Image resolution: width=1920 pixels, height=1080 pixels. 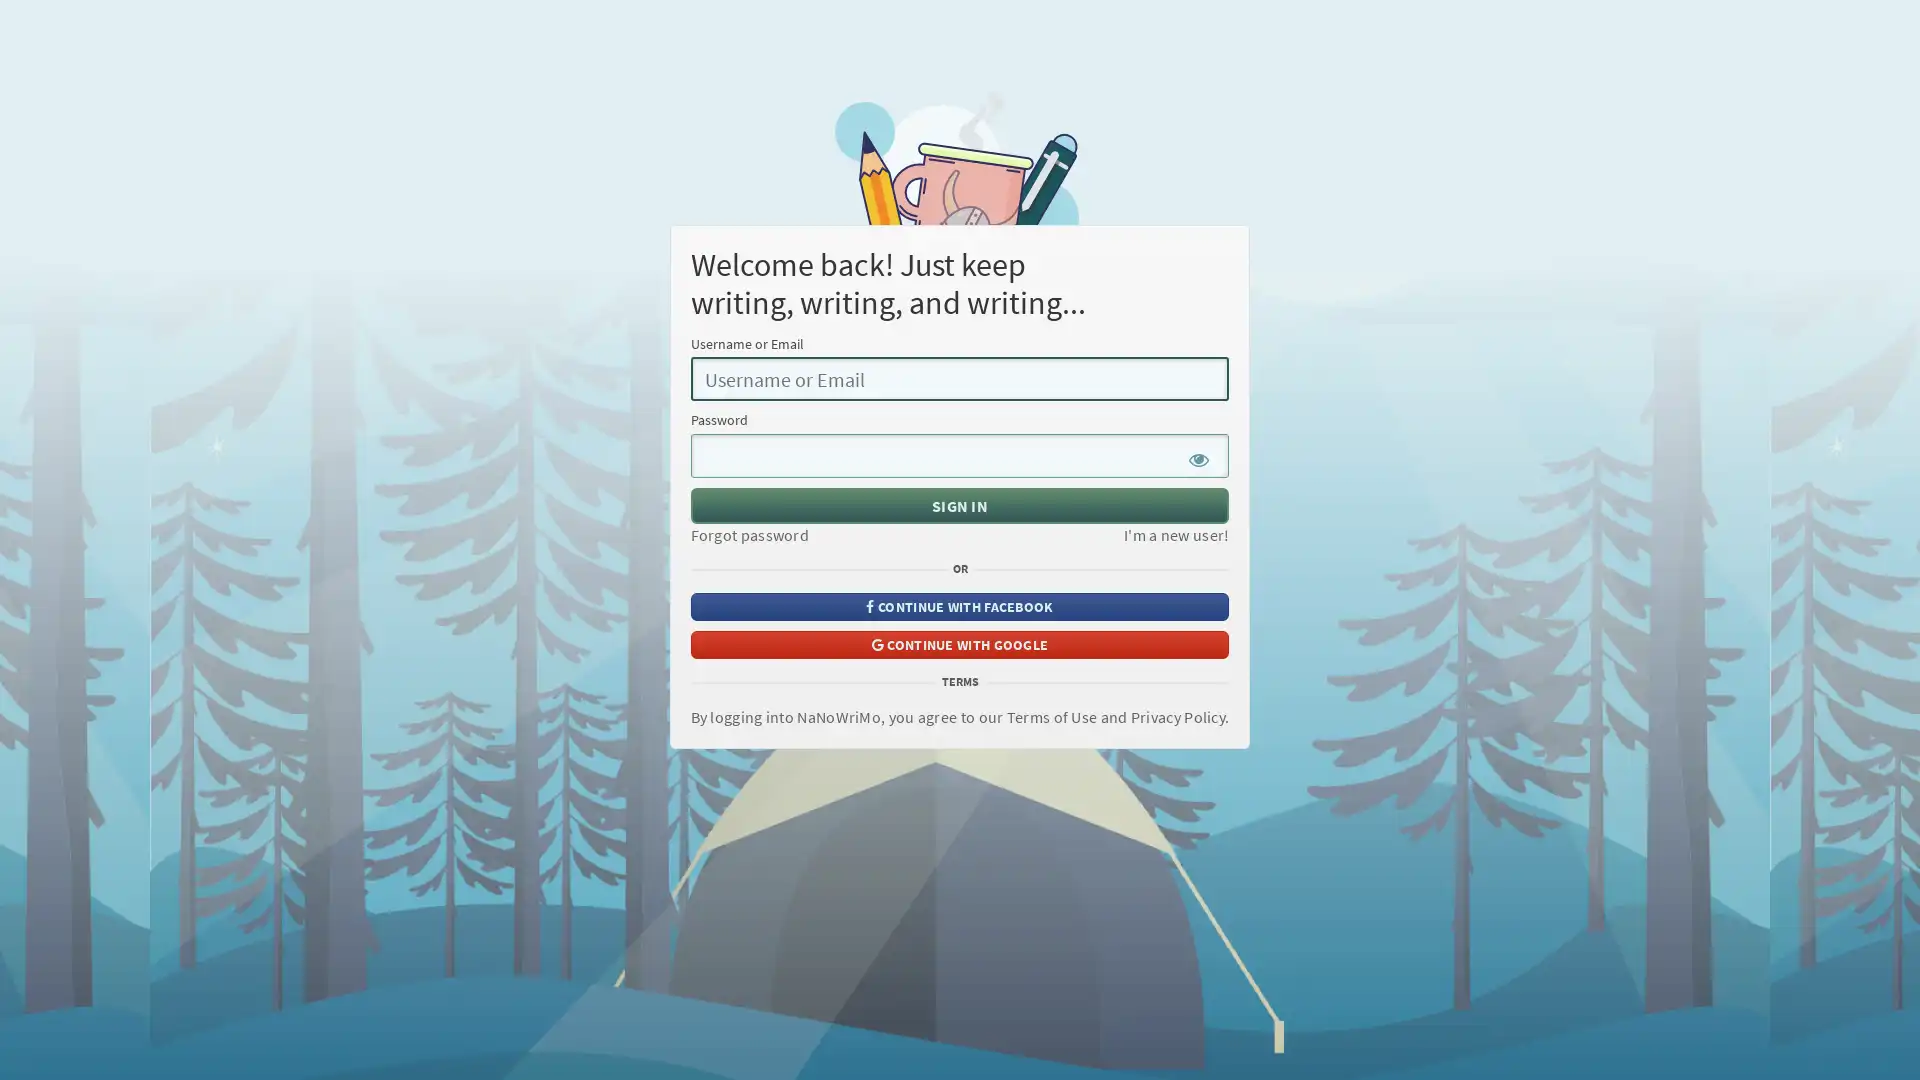 What do you see at coordinates (958, 644) in the screenshot?
I see `CONTINUE WITH GOOGLE` at bounding box center [958, 644].